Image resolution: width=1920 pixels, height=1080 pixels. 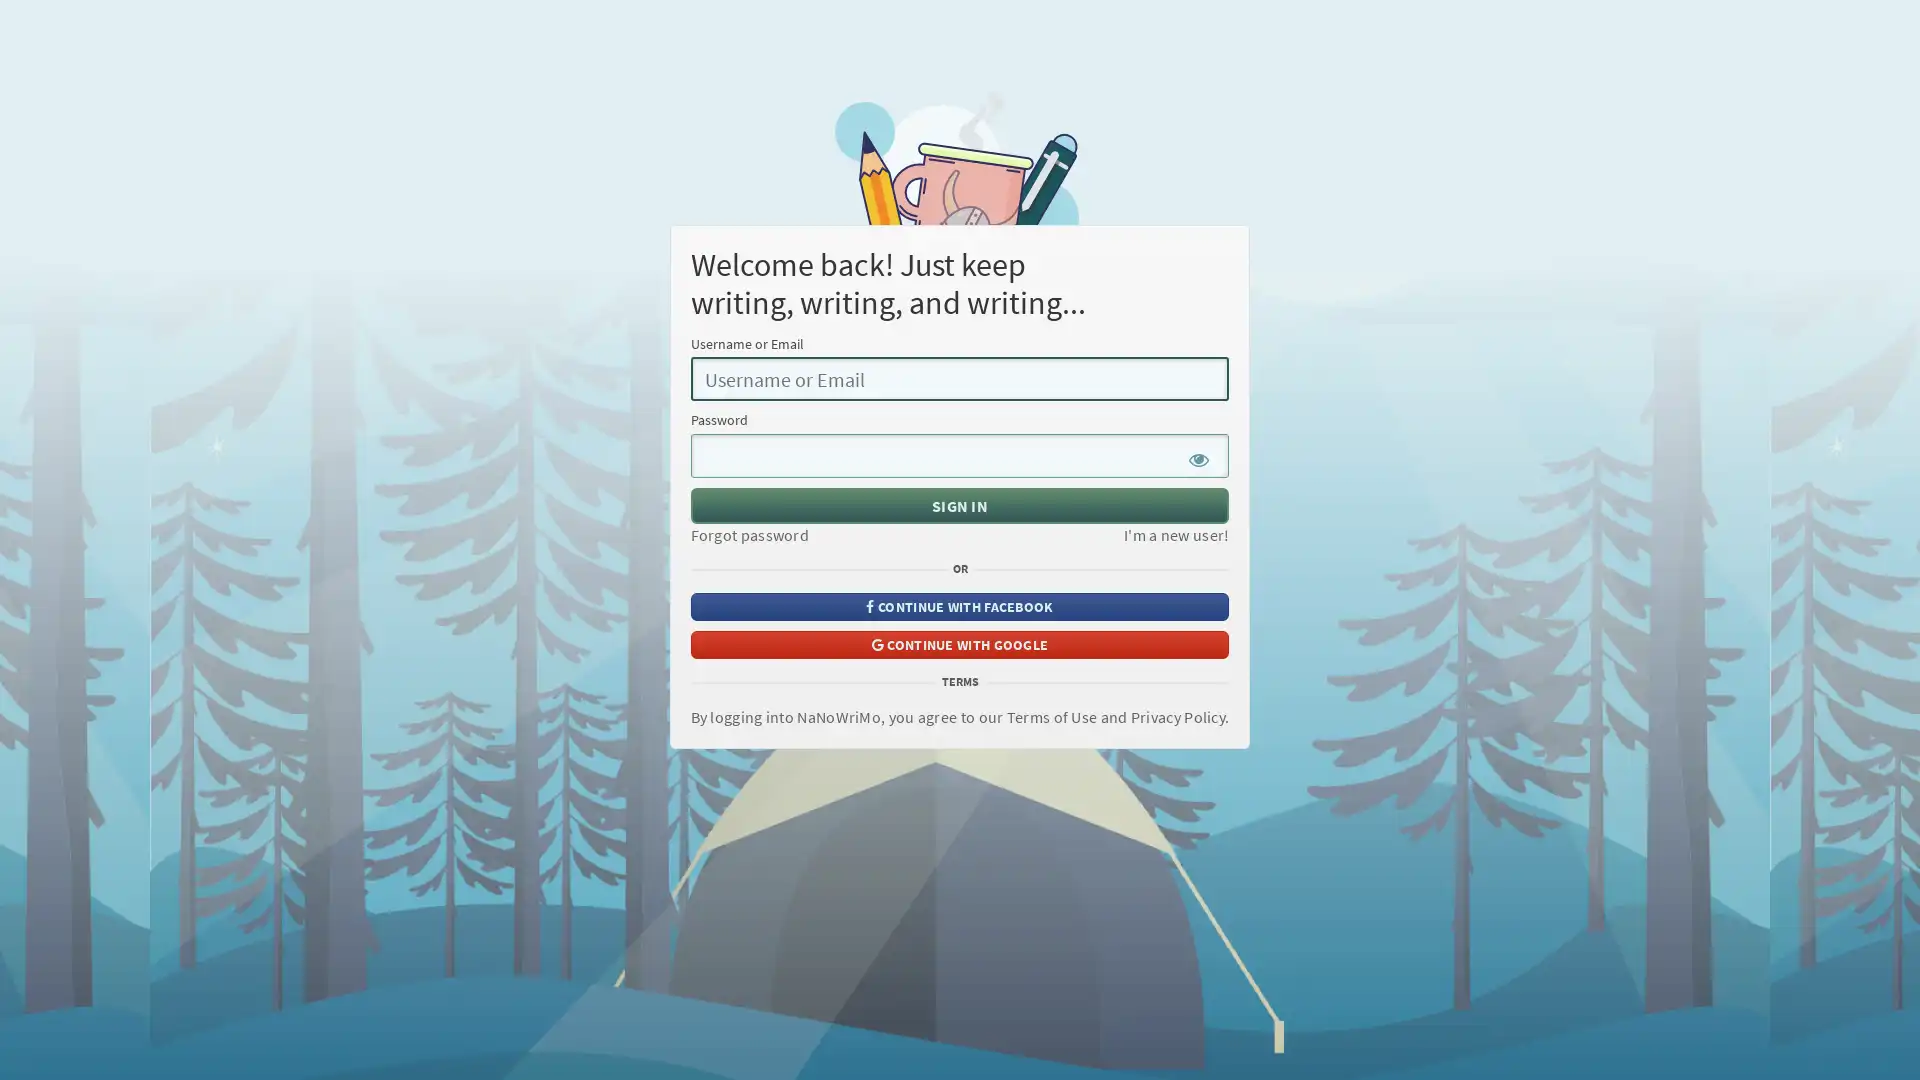 What do you see at coordinates (958, 644) in the screenshot?
I see `CONTINUE WITH GOOGLE` at bounding box center [958, 644].